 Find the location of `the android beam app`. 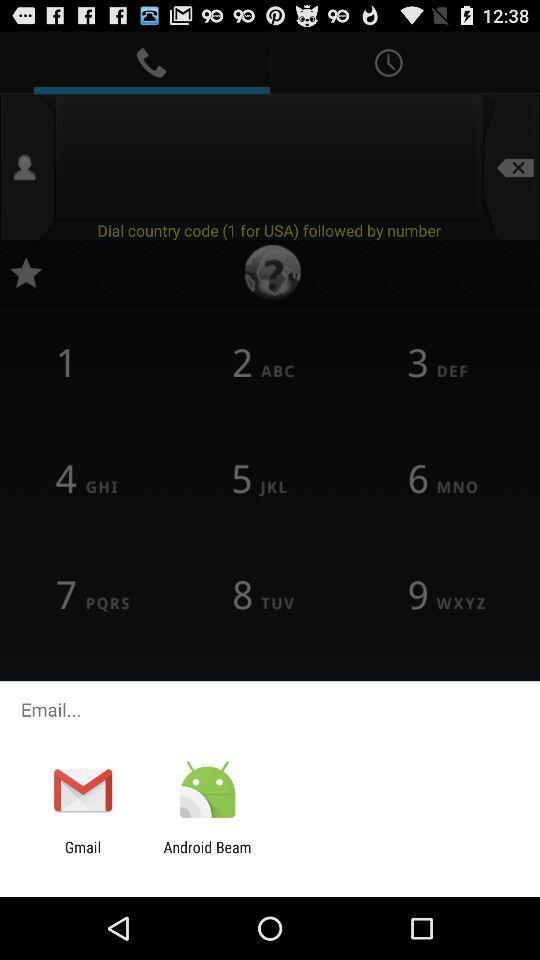

the android beam app is located at coordinates (206, 855).